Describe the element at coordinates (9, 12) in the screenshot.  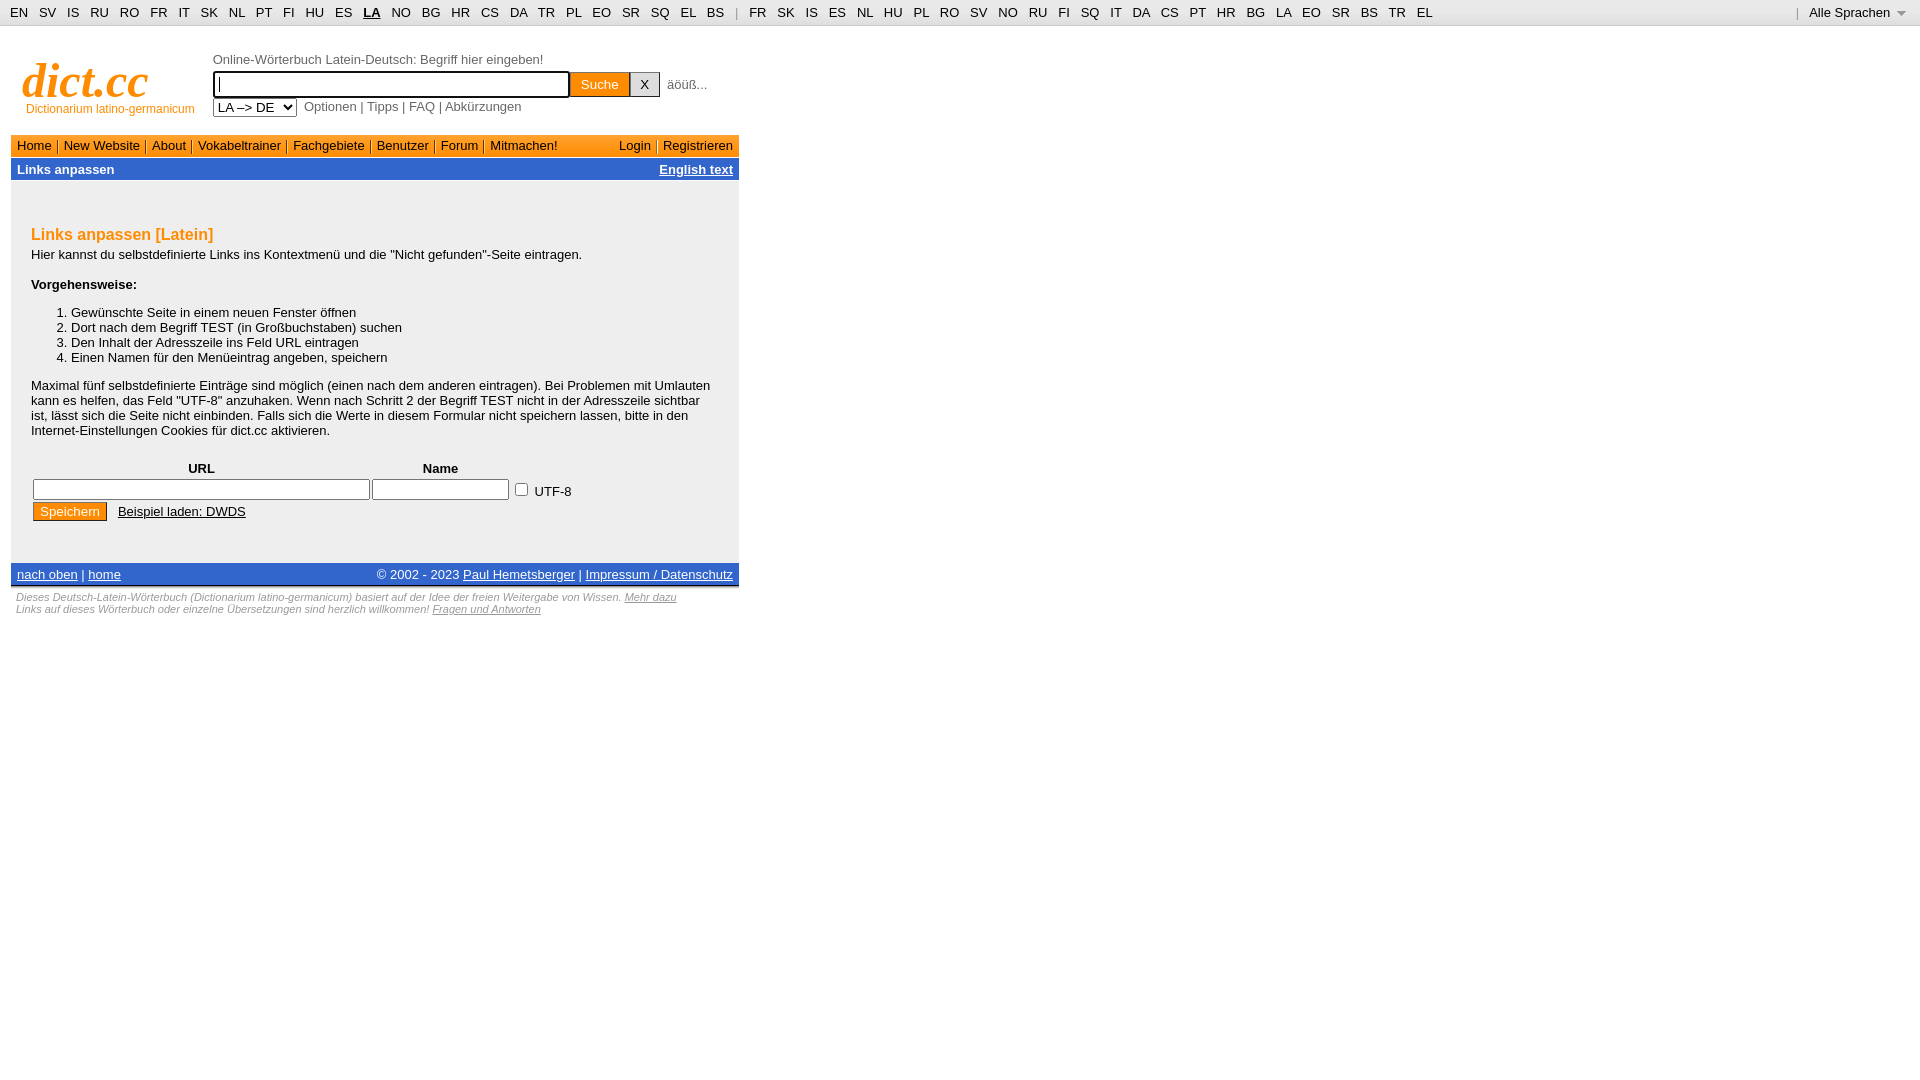
I see `'EN'` at that location.